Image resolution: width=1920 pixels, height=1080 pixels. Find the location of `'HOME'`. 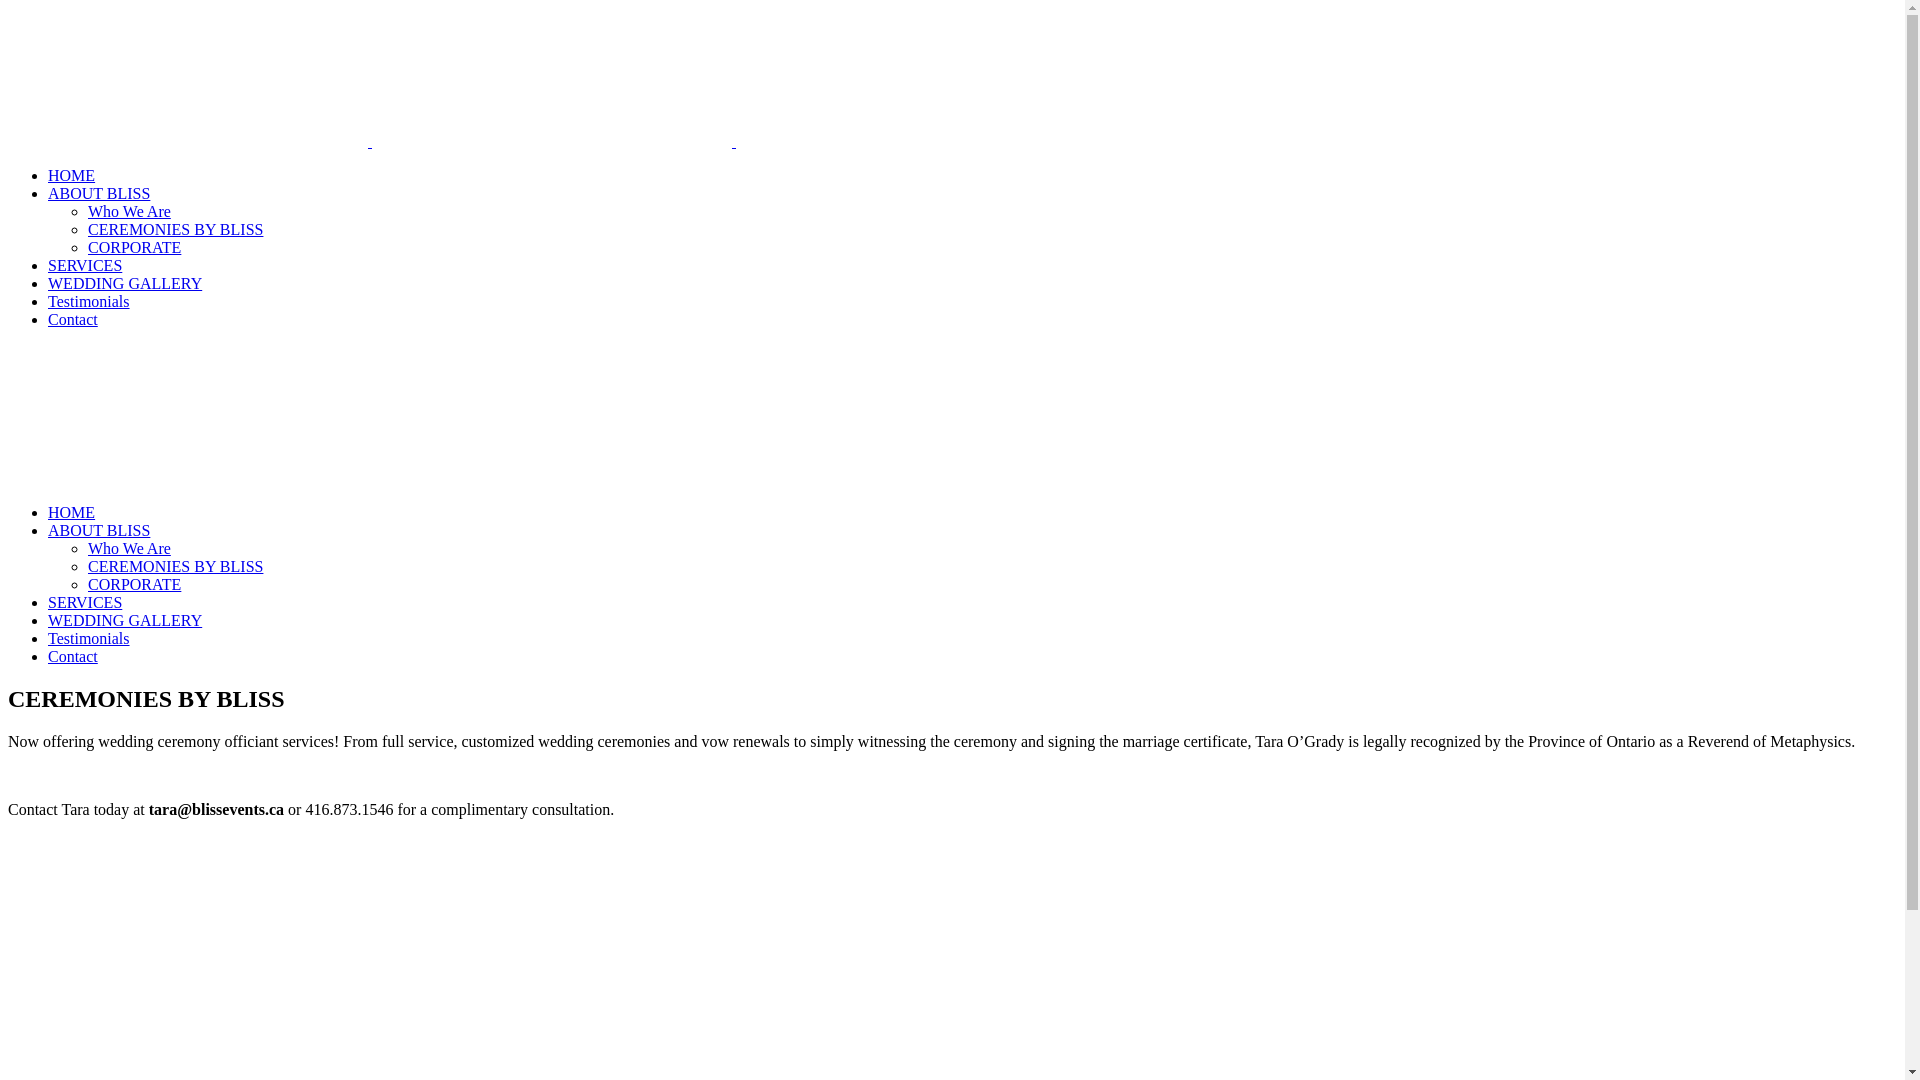

'HOME' is located at coordinates (71, 174).